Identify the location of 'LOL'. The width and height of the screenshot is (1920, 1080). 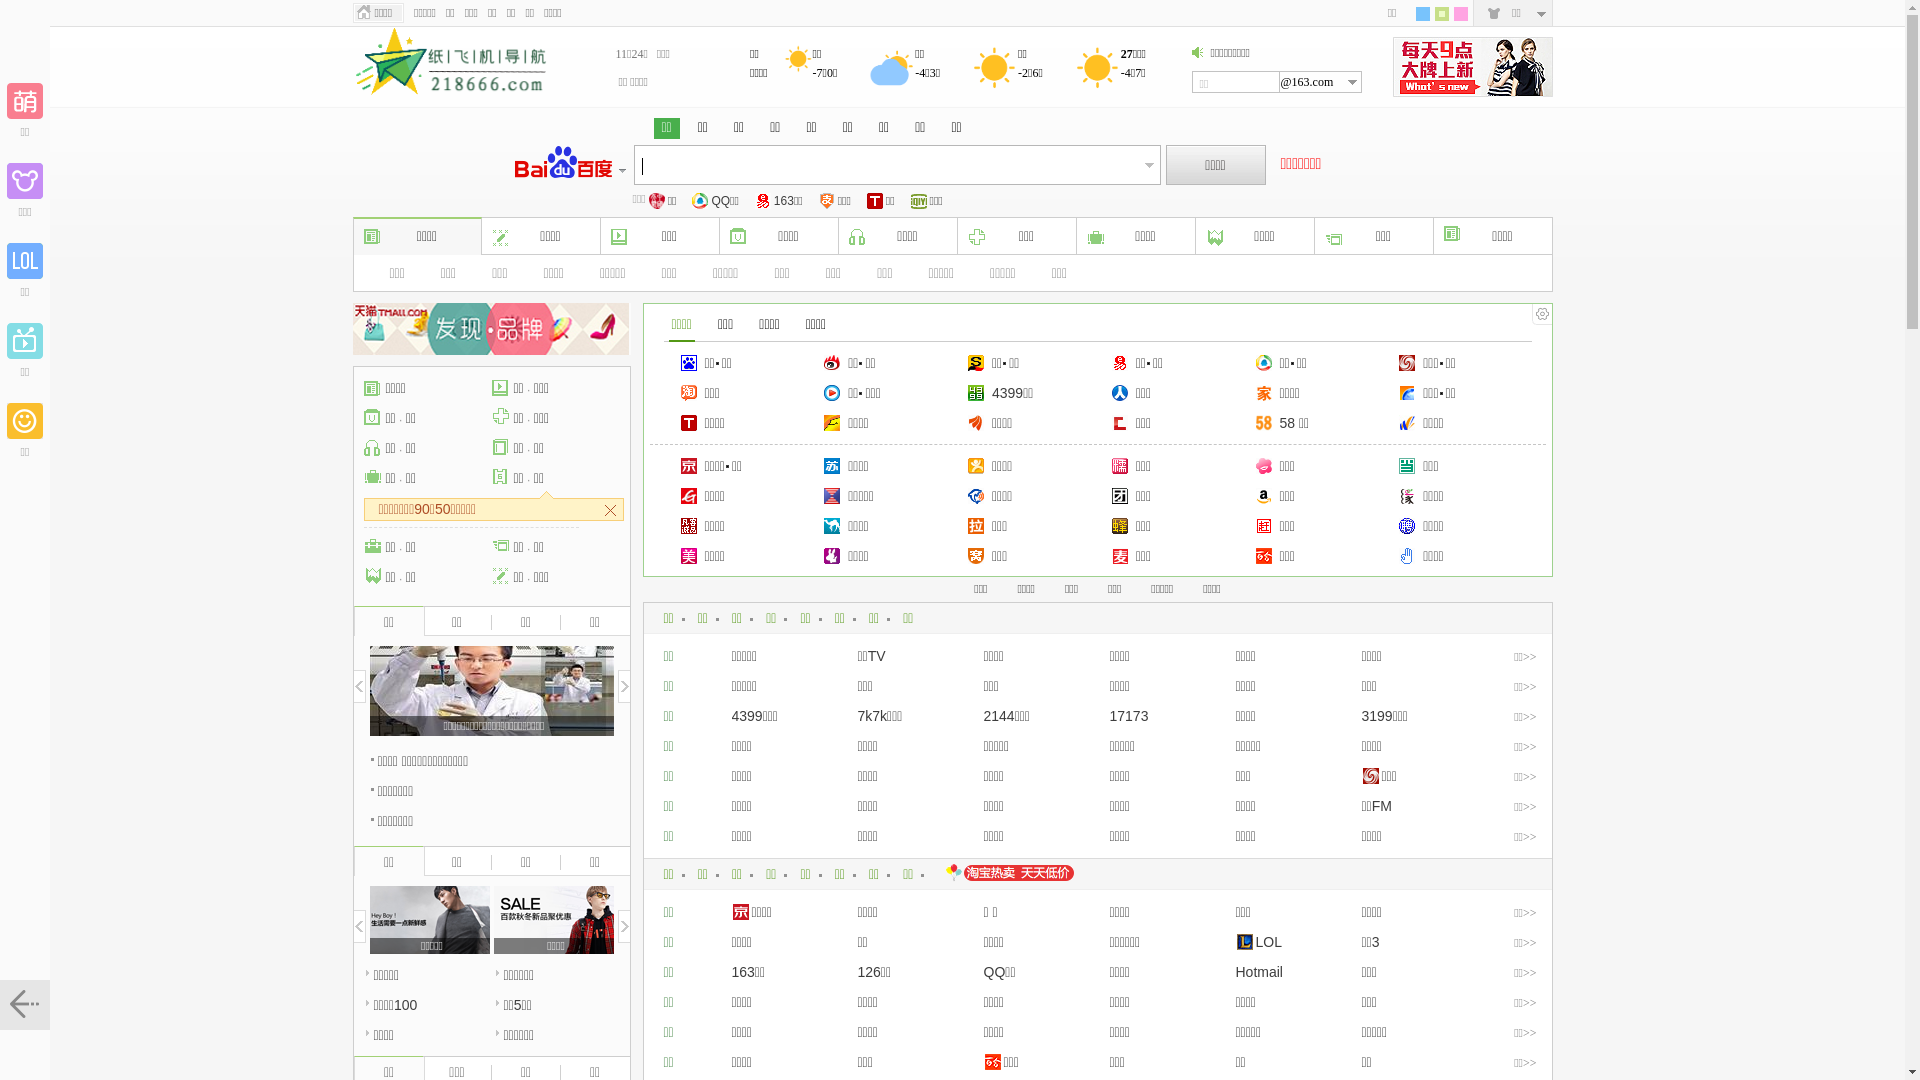
(1257, 941).